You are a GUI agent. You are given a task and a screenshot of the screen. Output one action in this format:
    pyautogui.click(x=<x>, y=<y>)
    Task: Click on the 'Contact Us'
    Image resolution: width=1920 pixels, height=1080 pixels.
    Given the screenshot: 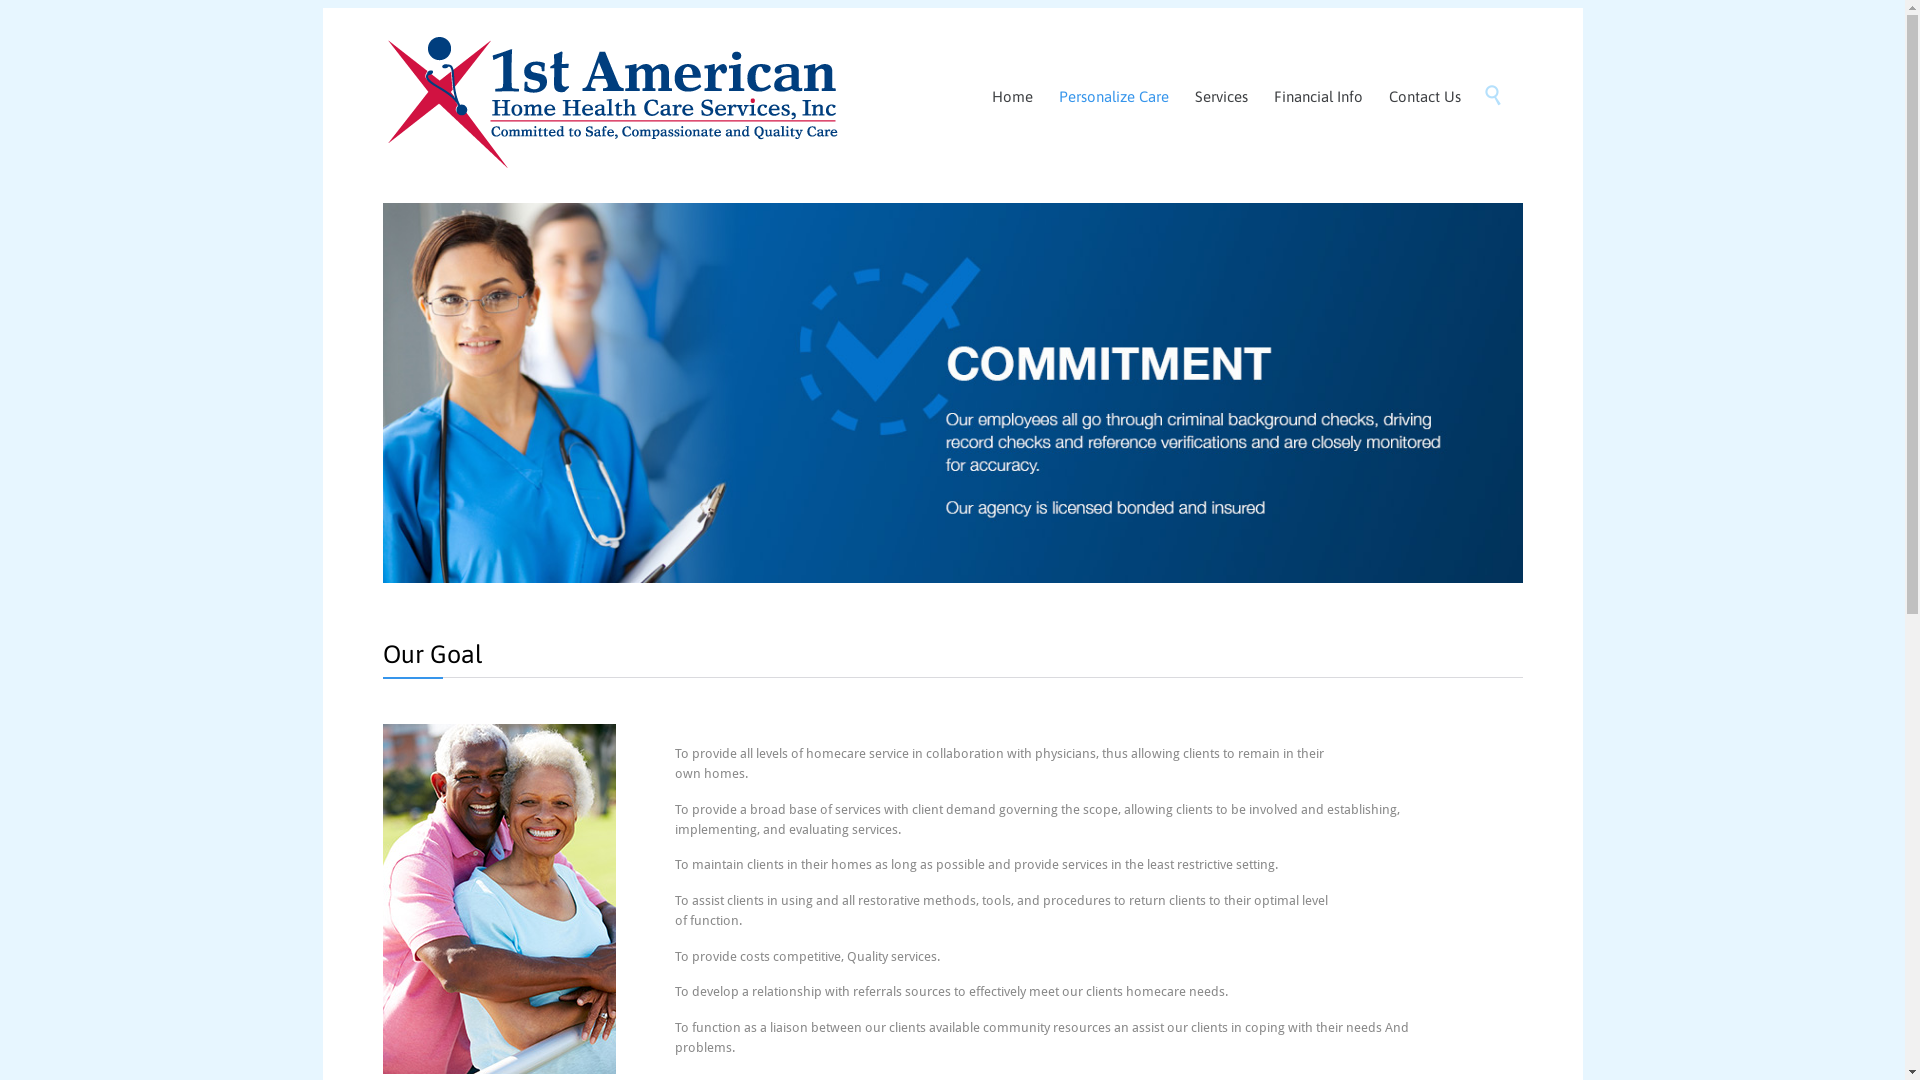 What is the action you would take?
    pyautogui.click(x=1424, y=97)
    